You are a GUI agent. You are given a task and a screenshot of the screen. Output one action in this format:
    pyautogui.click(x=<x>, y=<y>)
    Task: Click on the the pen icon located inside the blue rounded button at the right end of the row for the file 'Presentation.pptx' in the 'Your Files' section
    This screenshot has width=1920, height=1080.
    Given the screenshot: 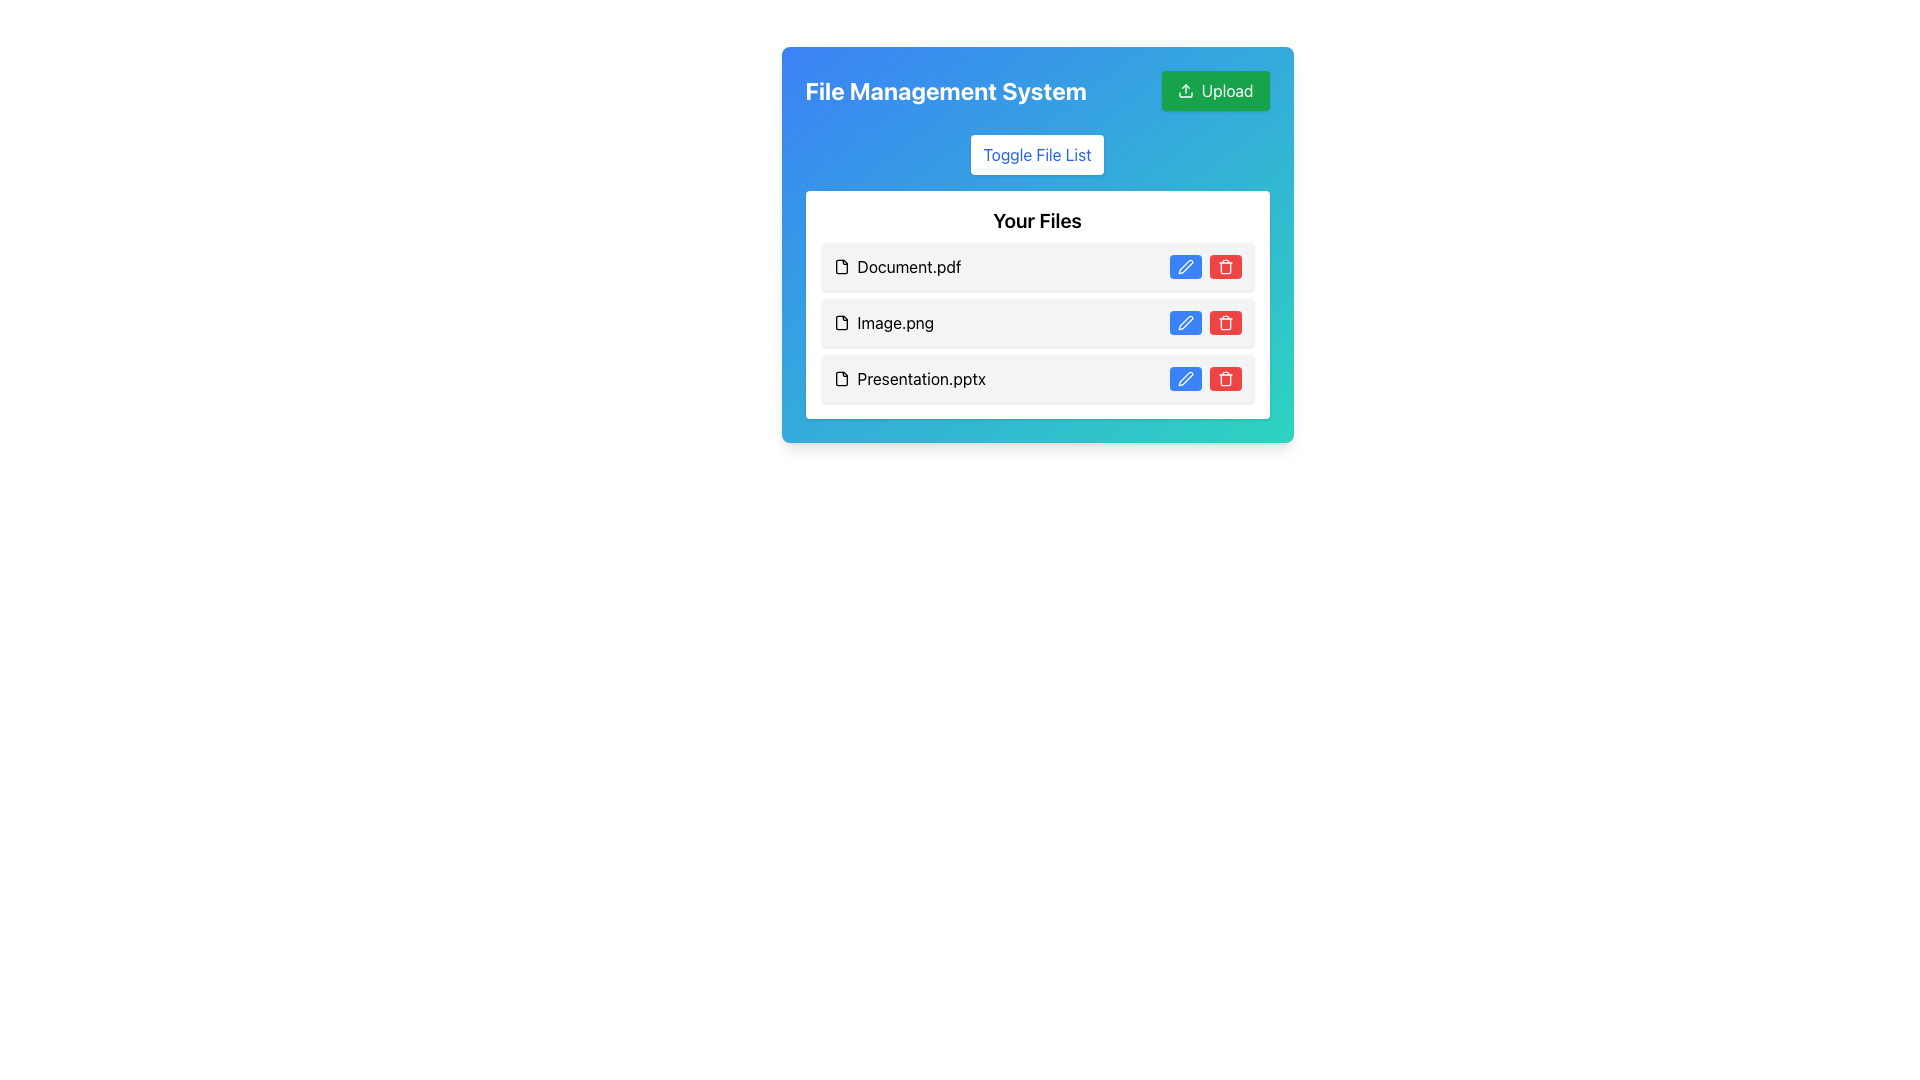 What is the action you would take?
    pyautogui.click(x=1185, y=378)
    